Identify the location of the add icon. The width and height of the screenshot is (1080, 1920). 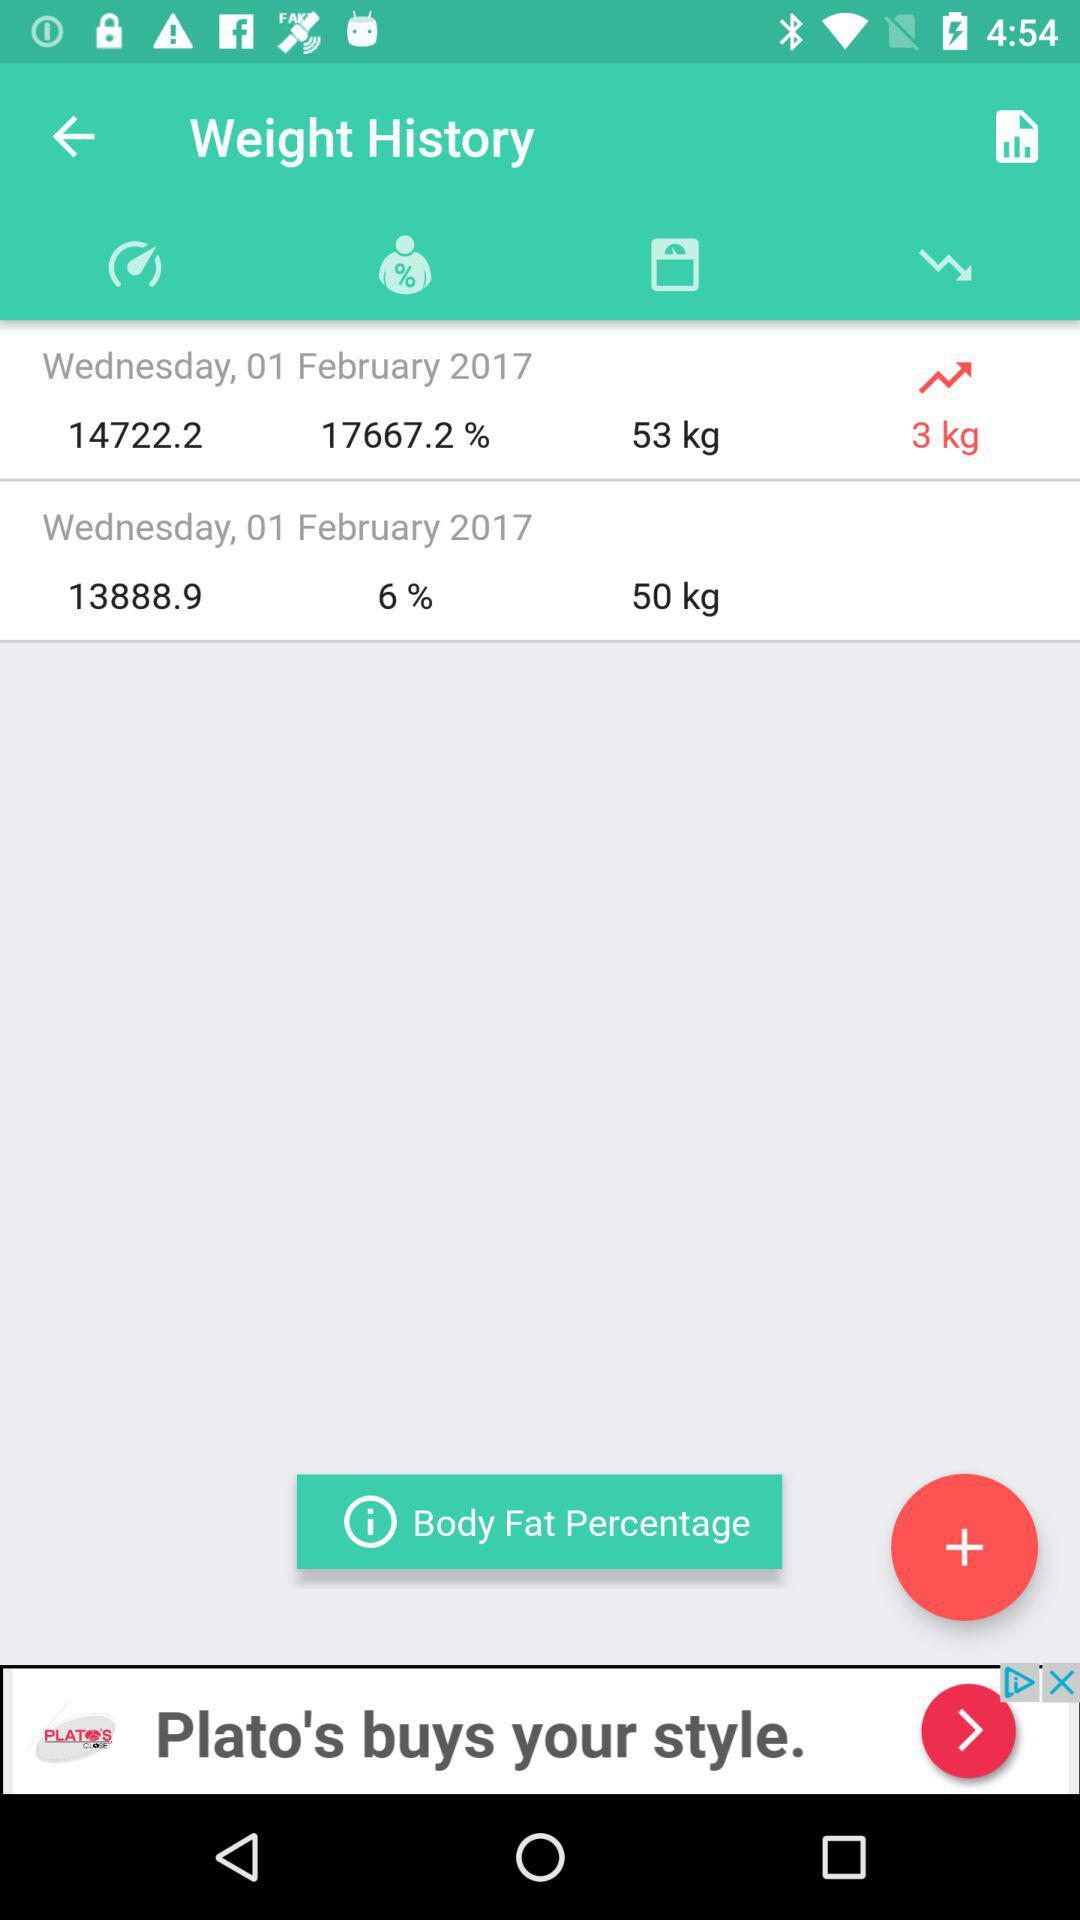
(963, 1546).